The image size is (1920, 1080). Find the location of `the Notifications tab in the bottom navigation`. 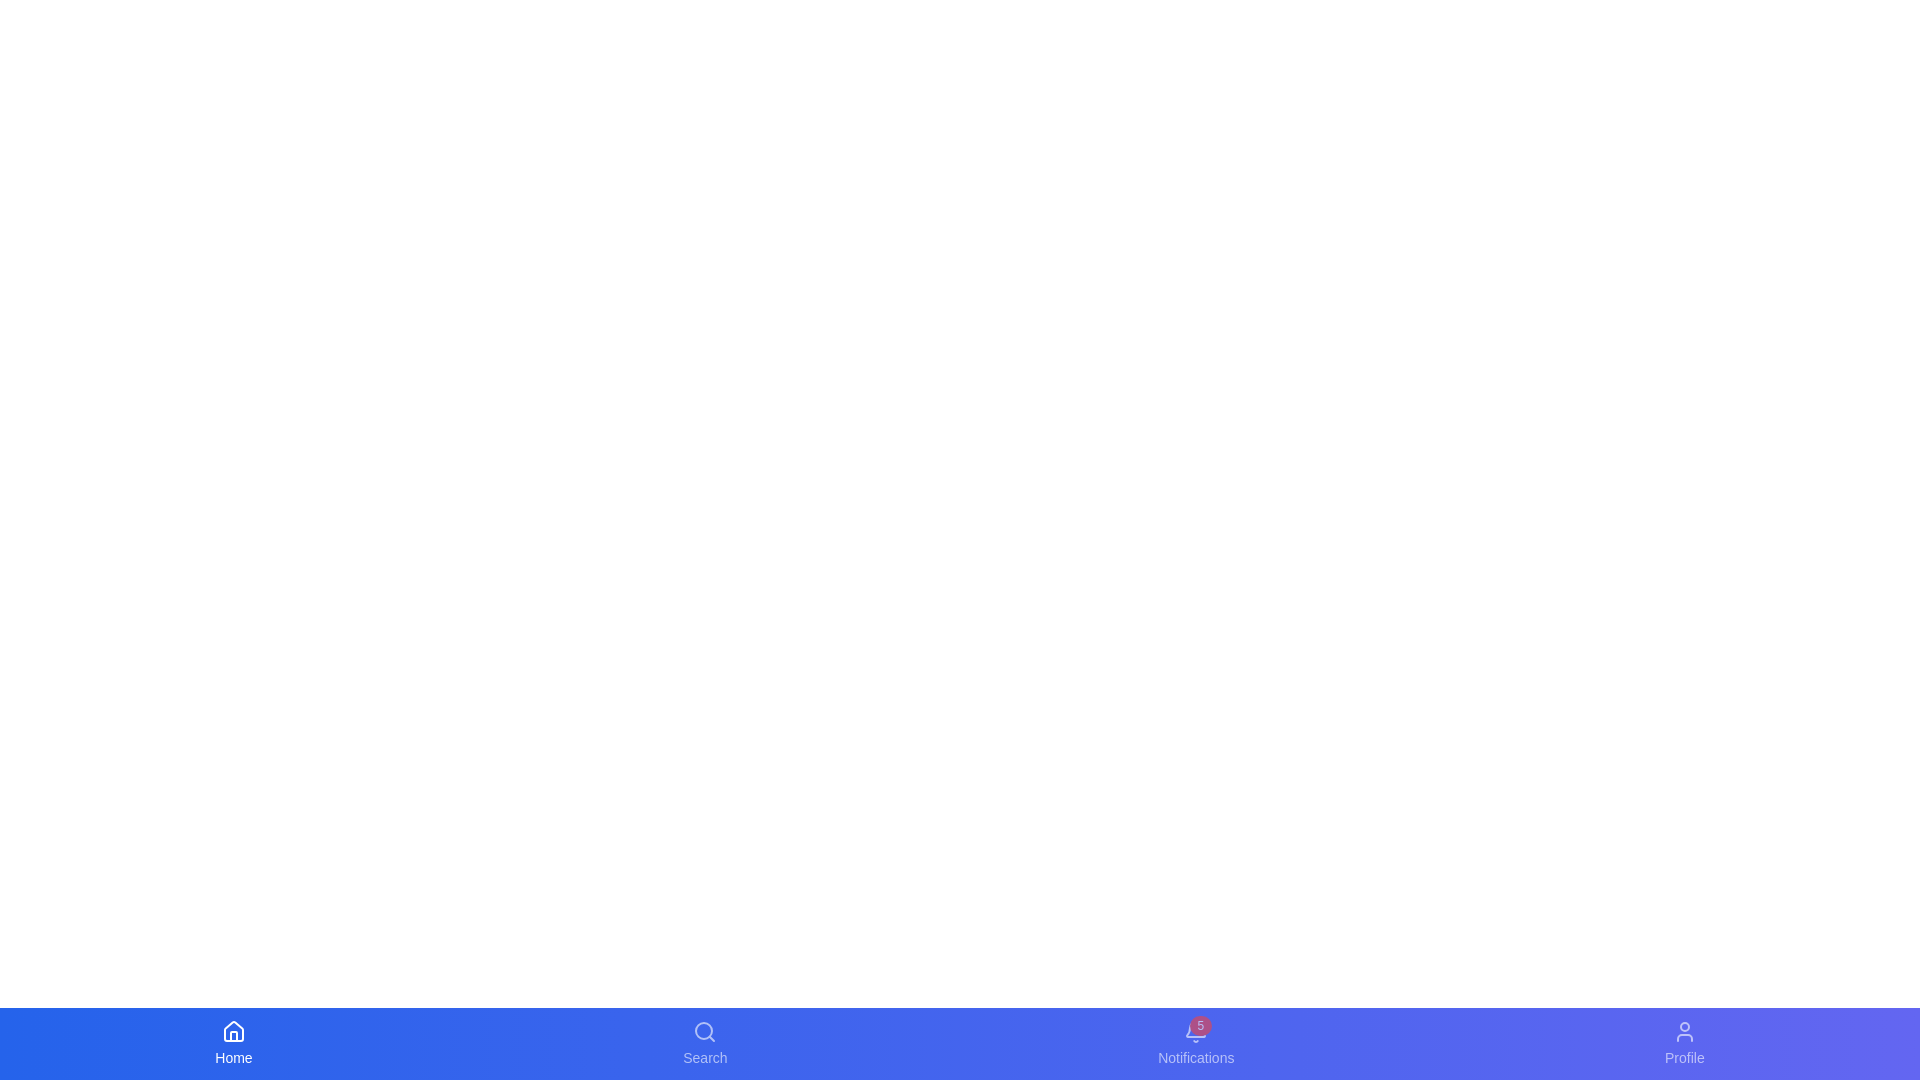

the Notifications tab in the bottom navigation is located at coordinates (1196, 1043).